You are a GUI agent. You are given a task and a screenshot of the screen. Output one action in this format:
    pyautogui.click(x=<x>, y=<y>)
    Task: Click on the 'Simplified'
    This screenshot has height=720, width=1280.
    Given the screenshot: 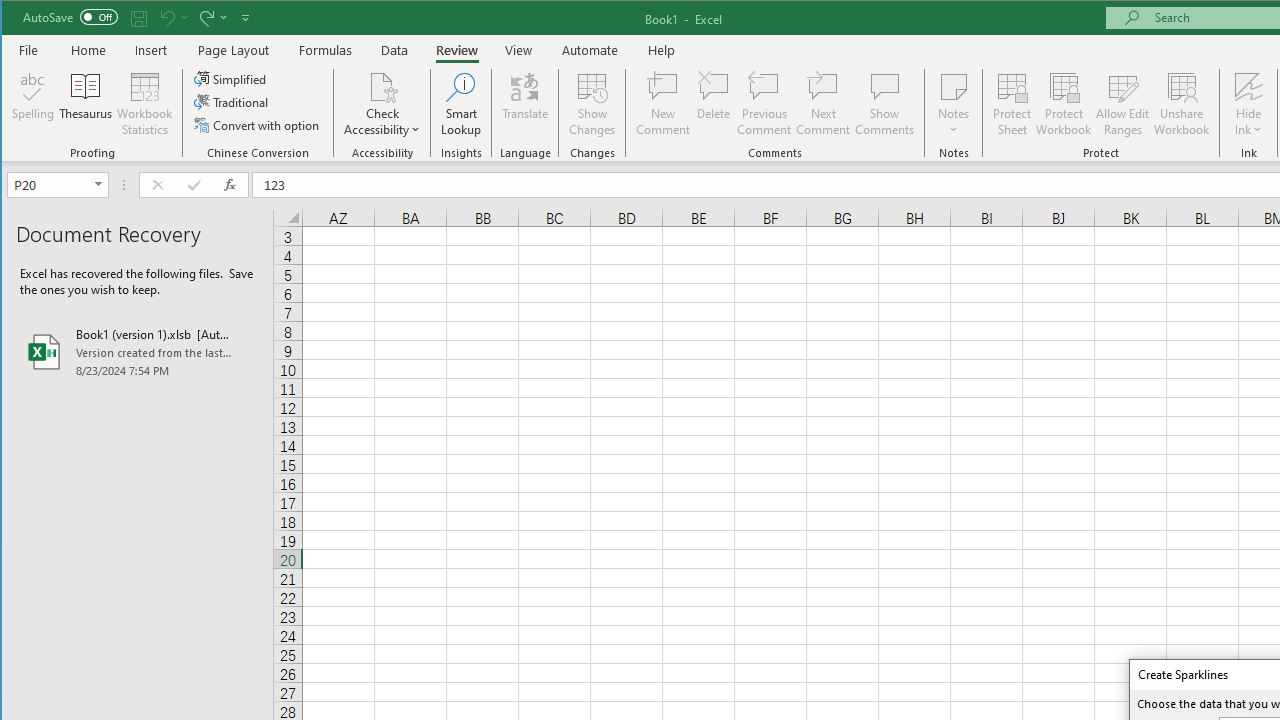 What is the action you would take?
    pyautogui.click(x=231, y=78)
    